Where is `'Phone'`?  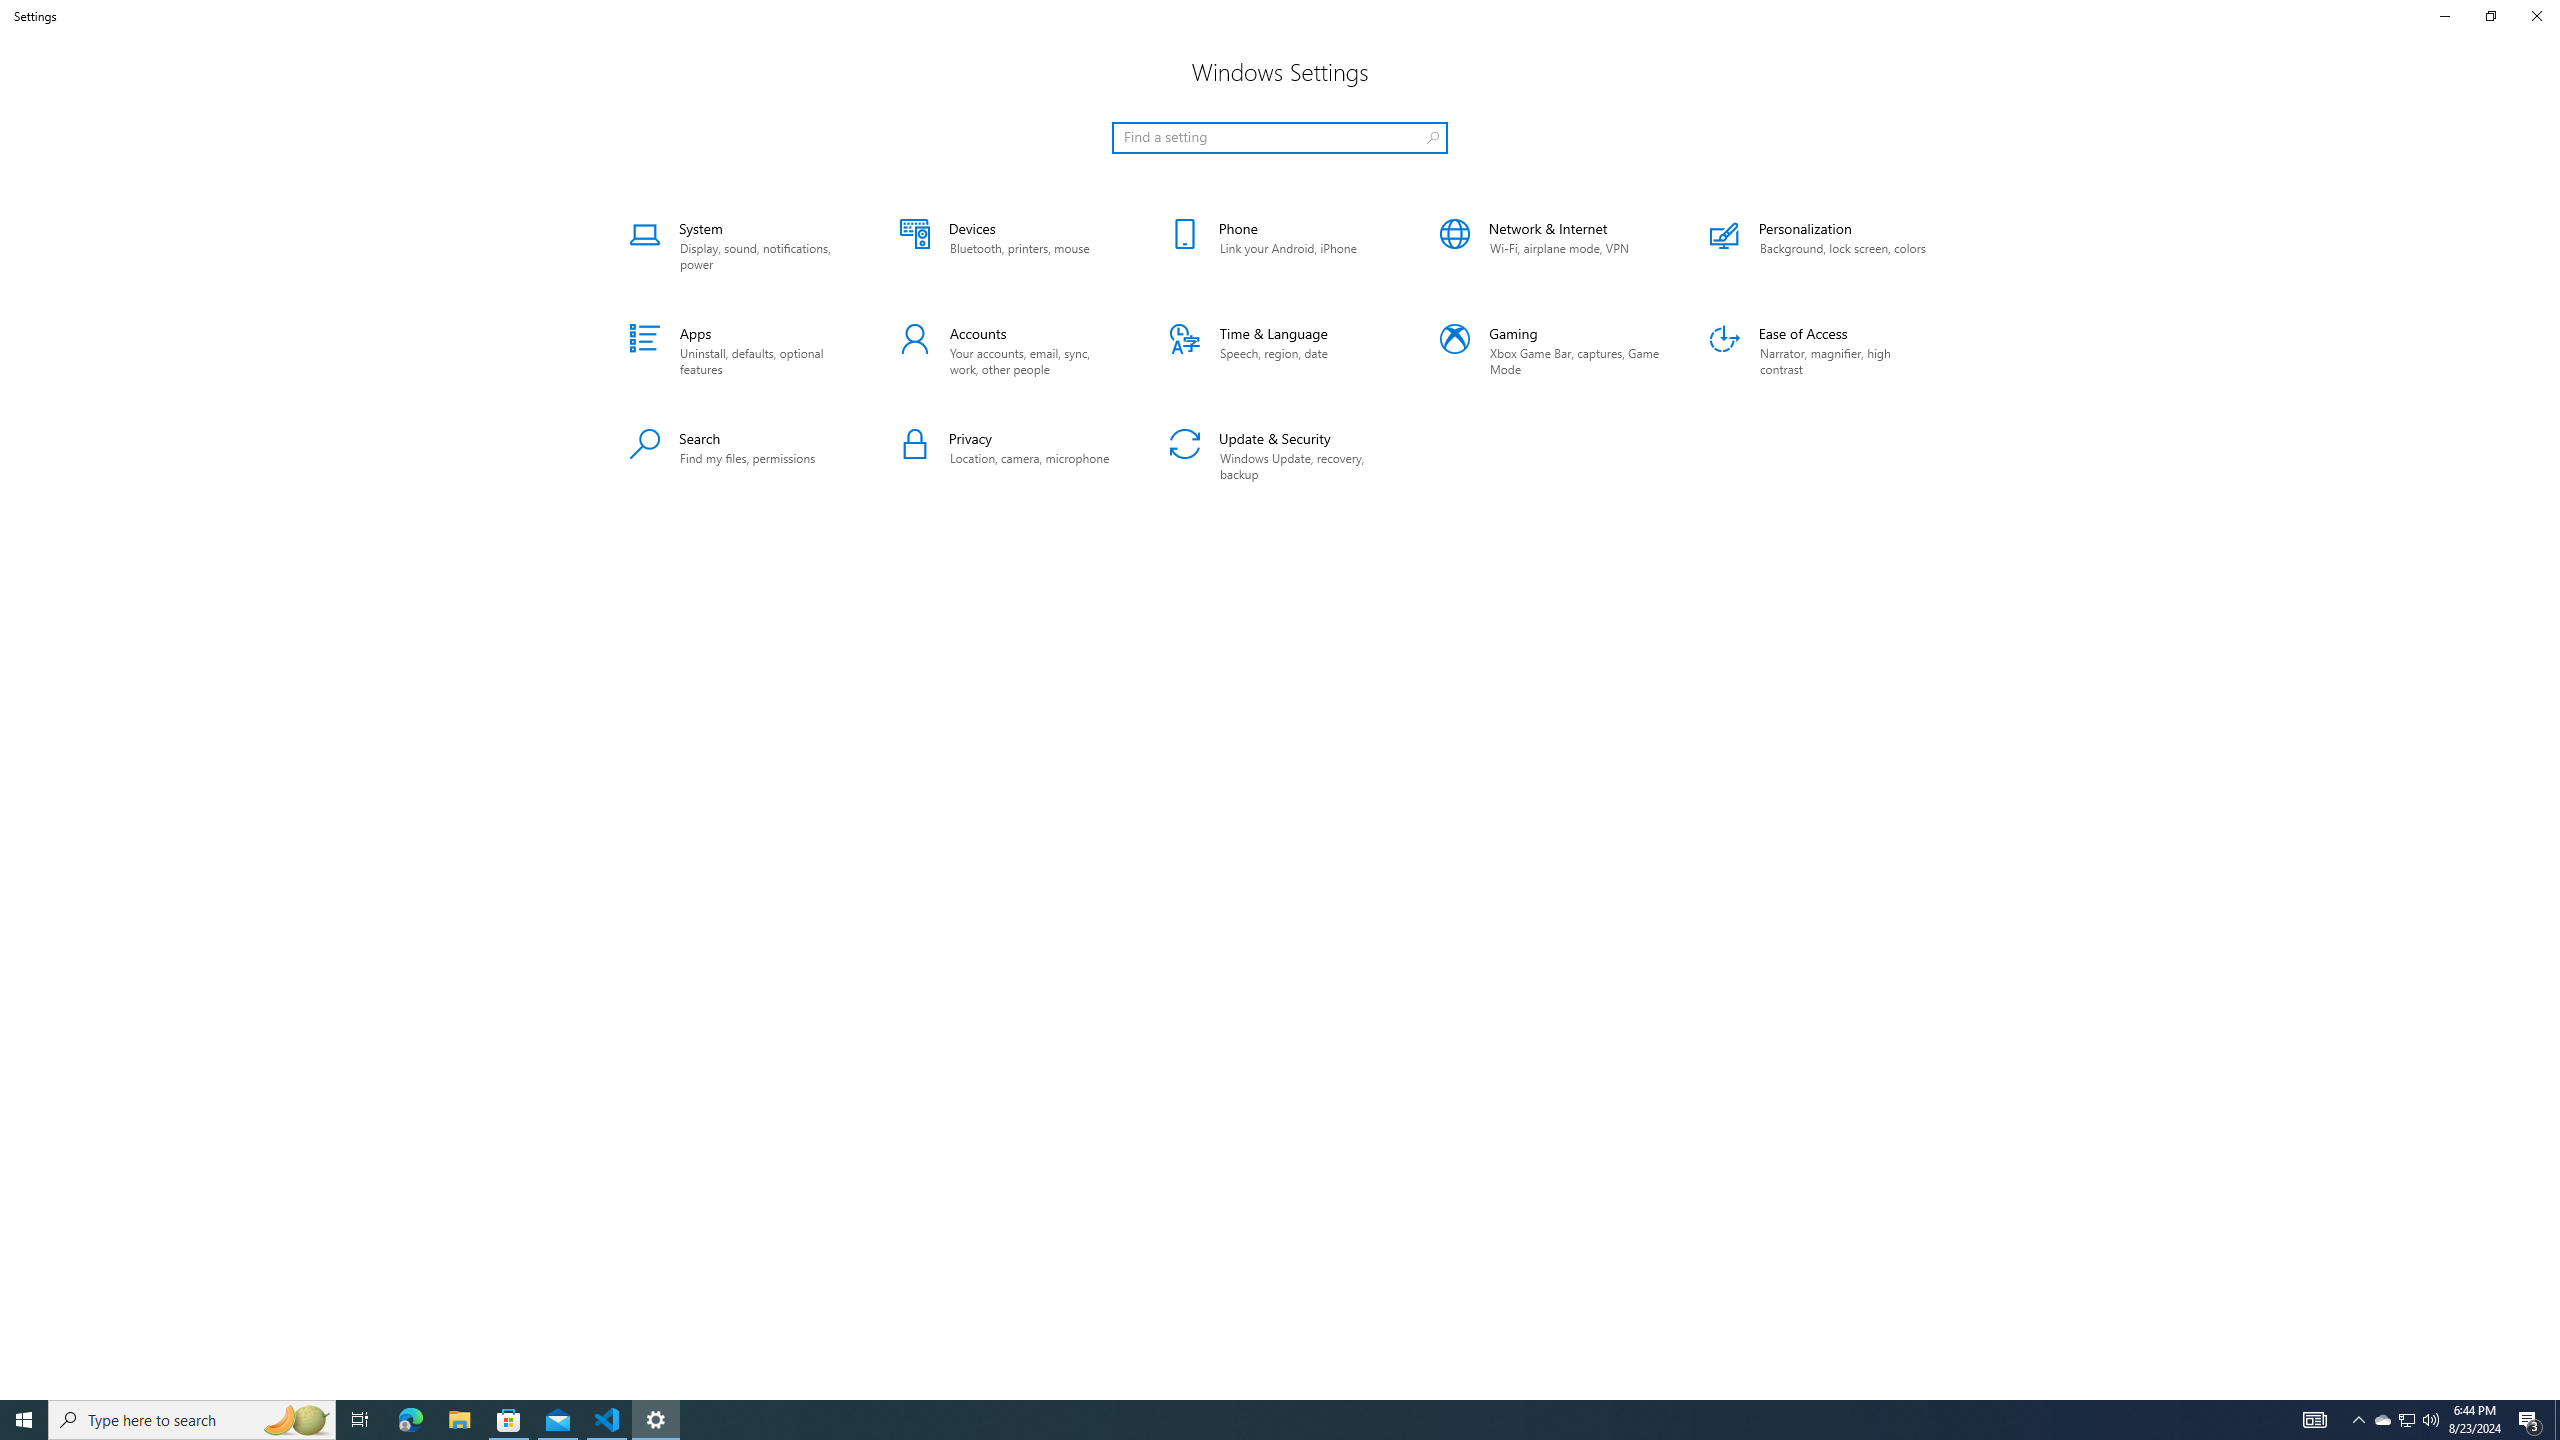 'Phone' is located at coordinates (1280, 245).